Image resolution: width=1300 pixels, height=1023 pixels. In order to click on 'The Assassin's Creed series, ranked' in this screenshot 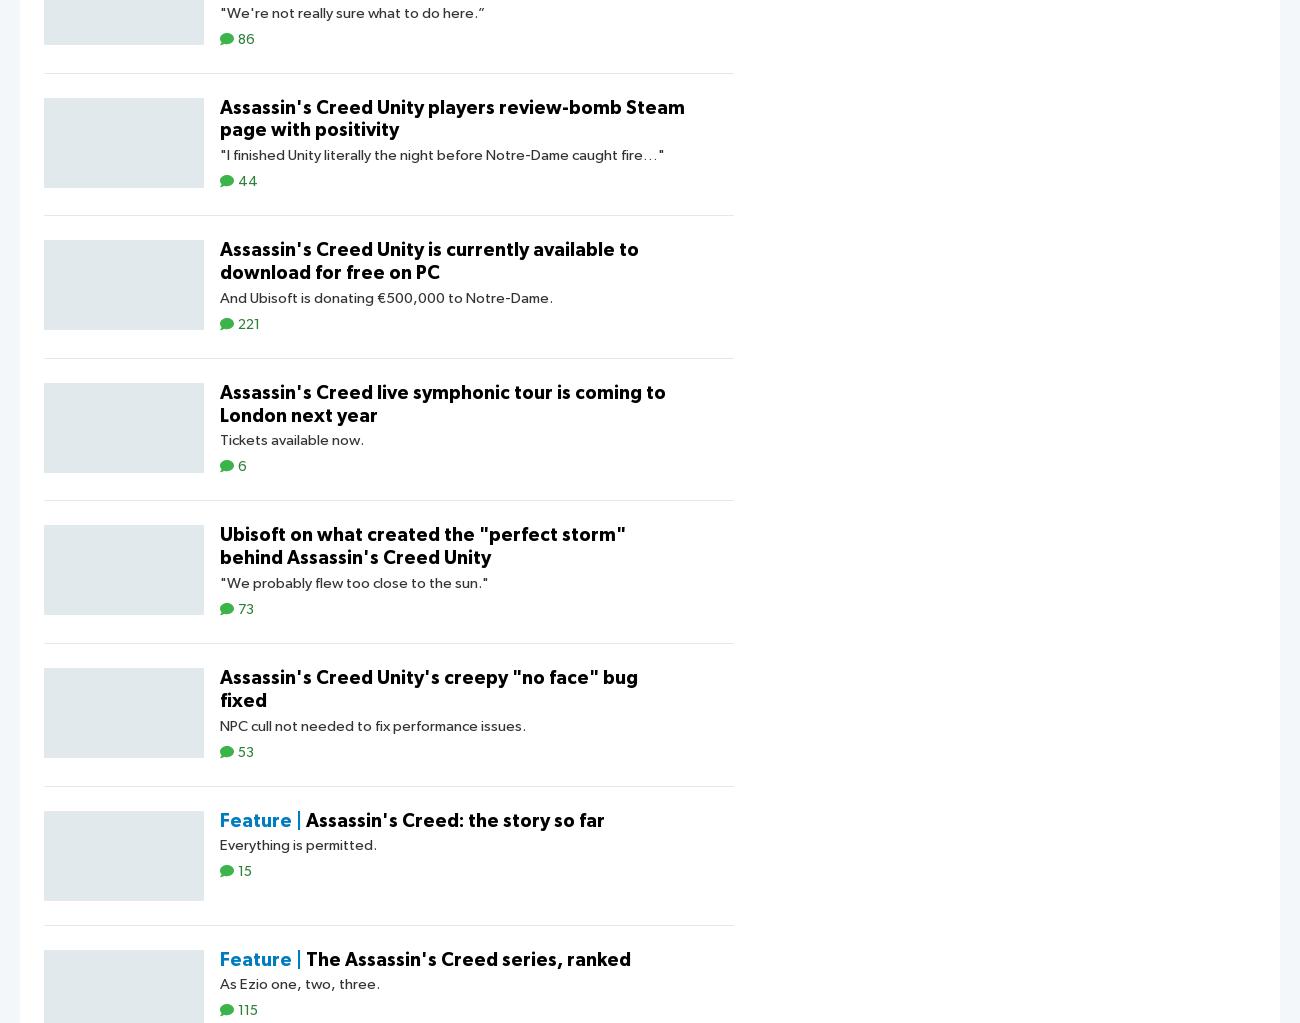, I will do `click(467, 959)`.